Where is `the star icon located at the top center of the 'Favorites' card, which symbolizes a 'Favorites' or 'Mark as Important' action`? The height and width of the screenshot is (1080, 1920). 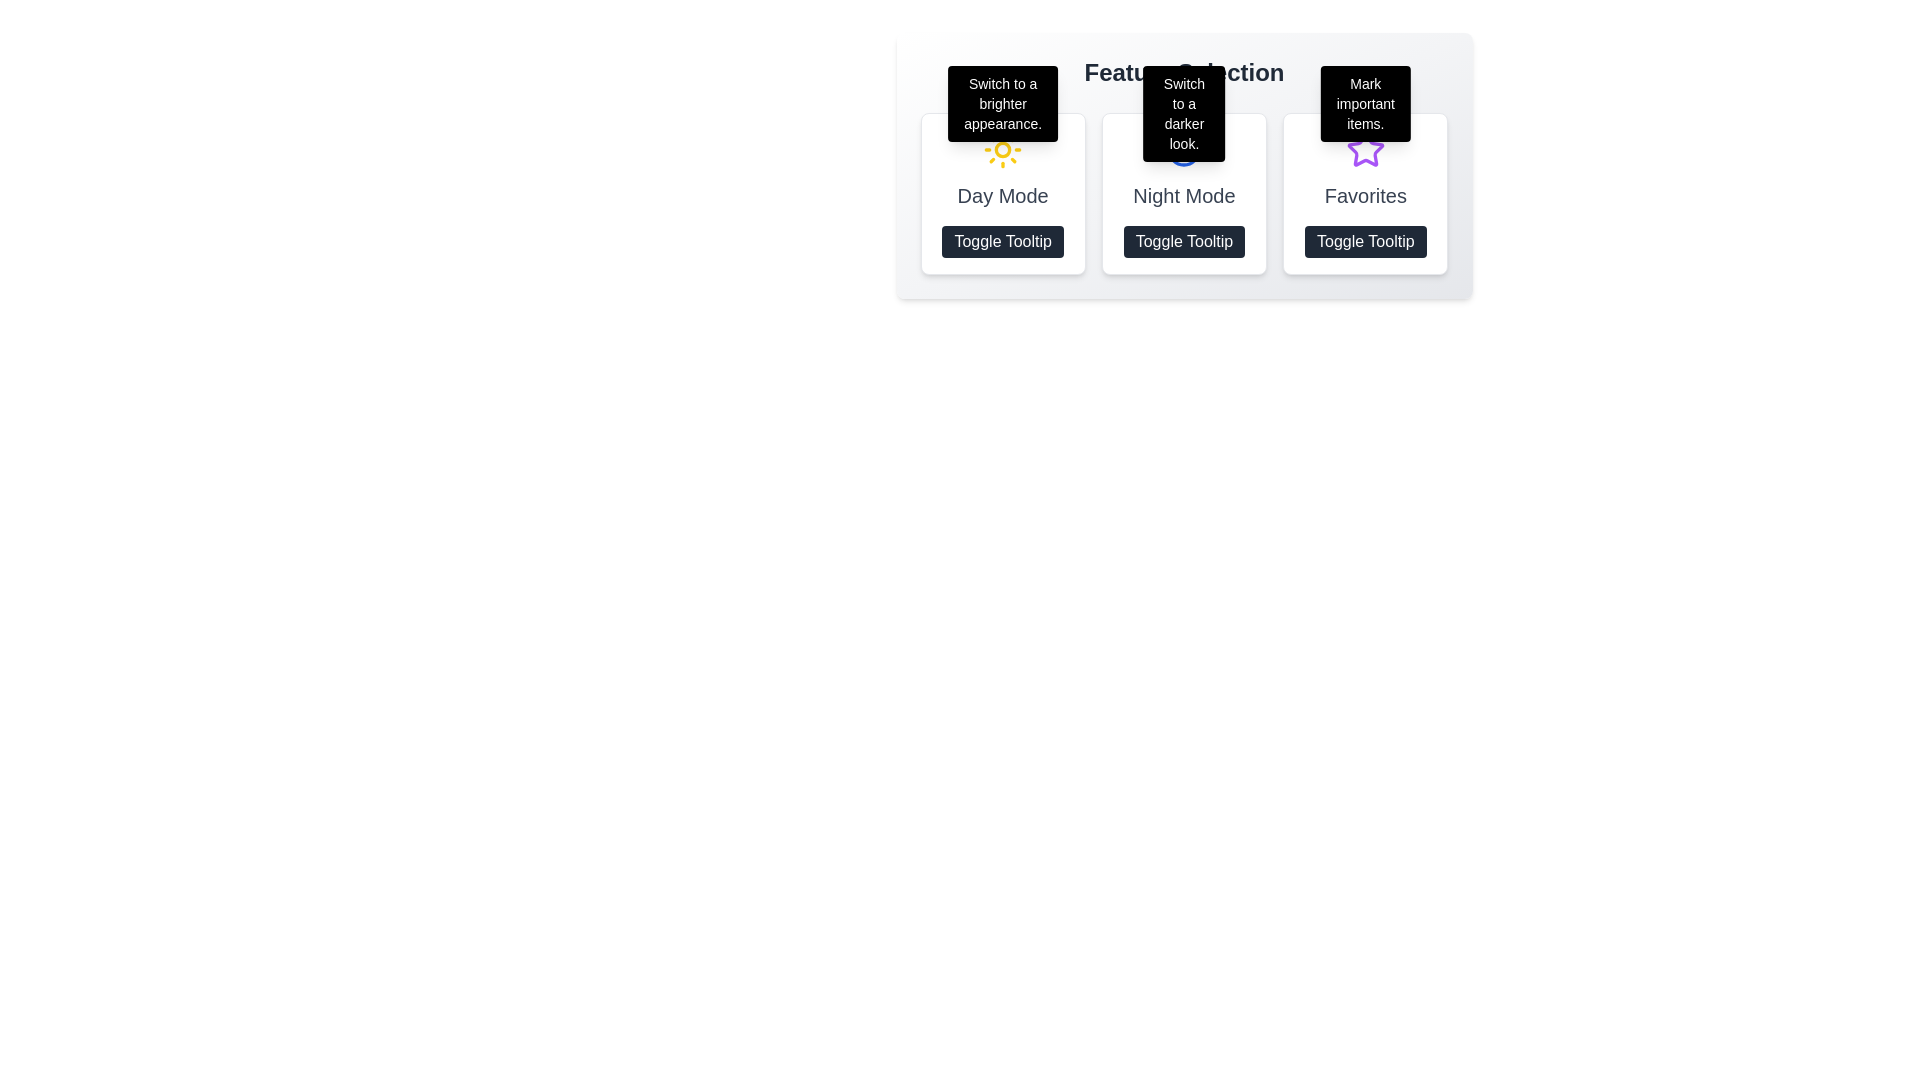
the star icon located at the top center of the 'Favorites' card, which symbolizes a 'Favorites' or 'Mark as Important' action is located at coordinates (1364, 149).